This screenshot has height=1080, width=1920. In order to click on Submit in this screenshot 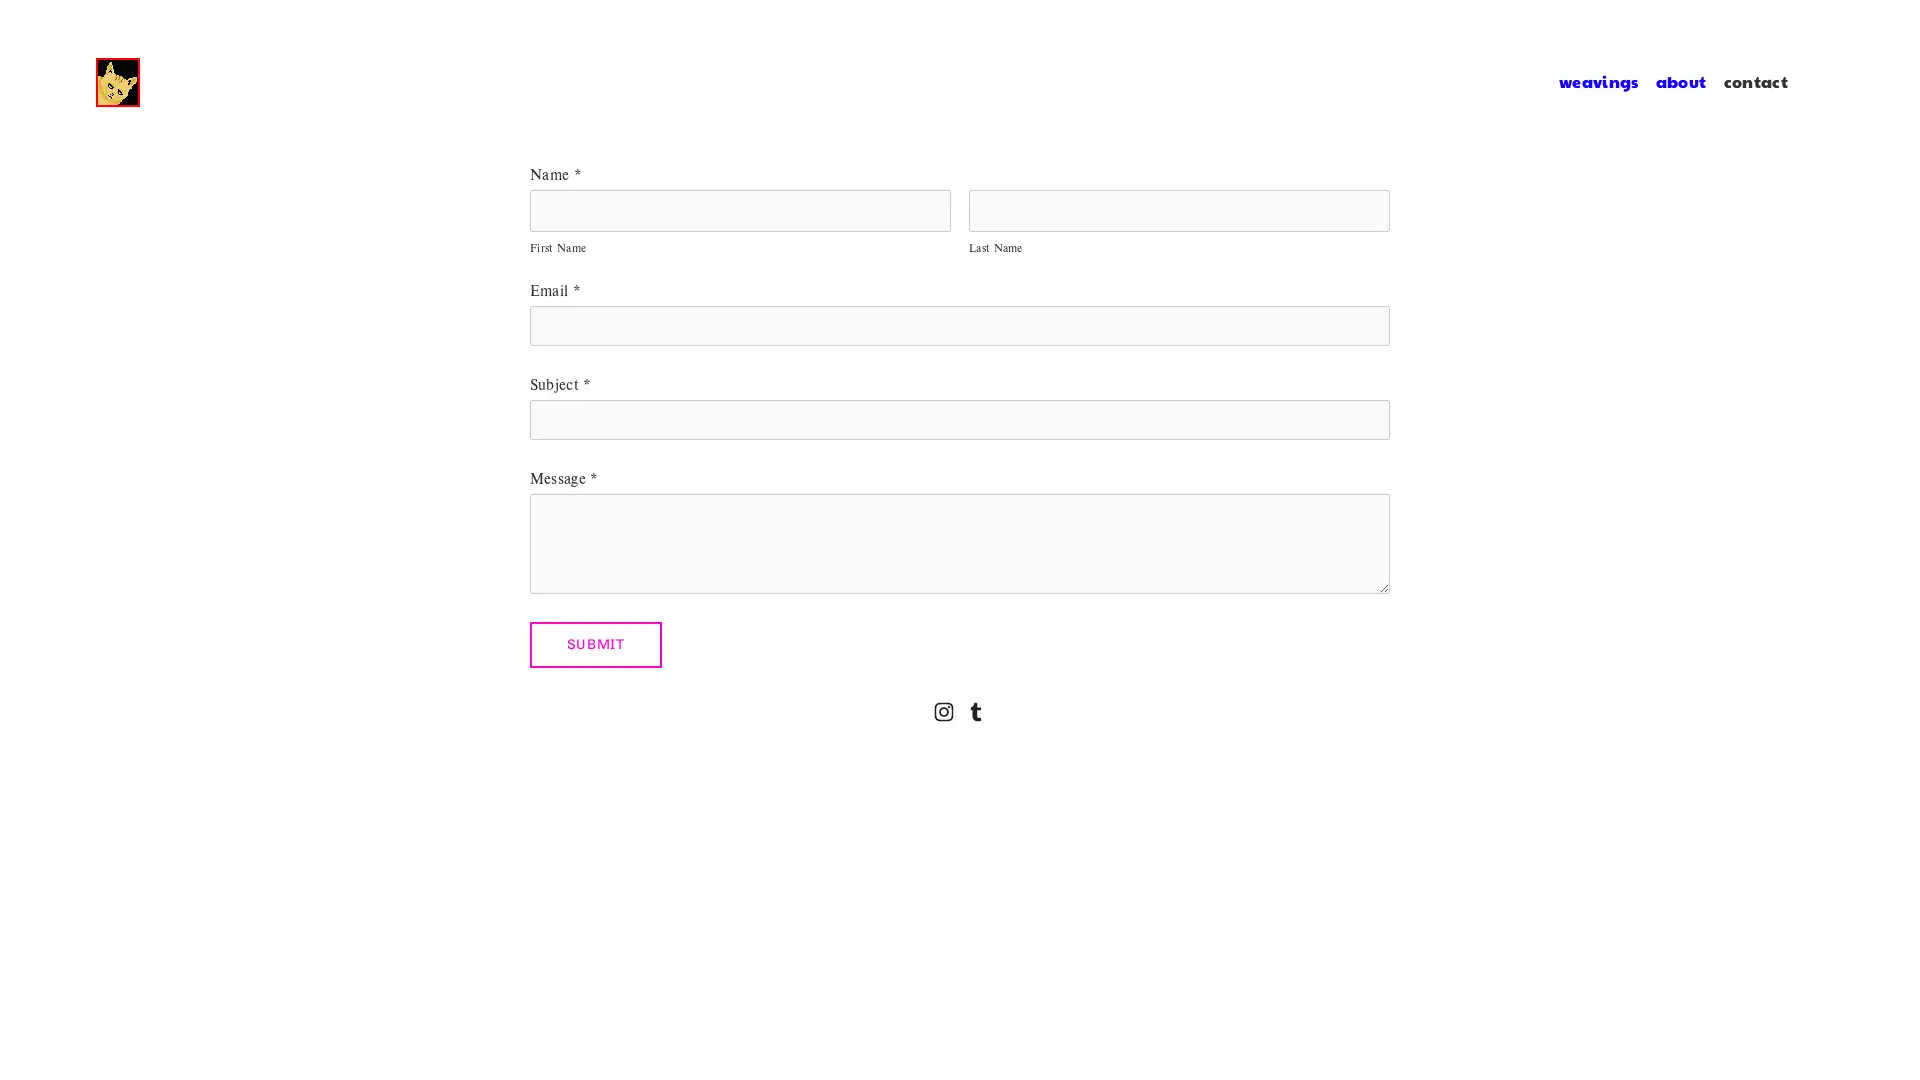, I will do `click(594, 644)`.